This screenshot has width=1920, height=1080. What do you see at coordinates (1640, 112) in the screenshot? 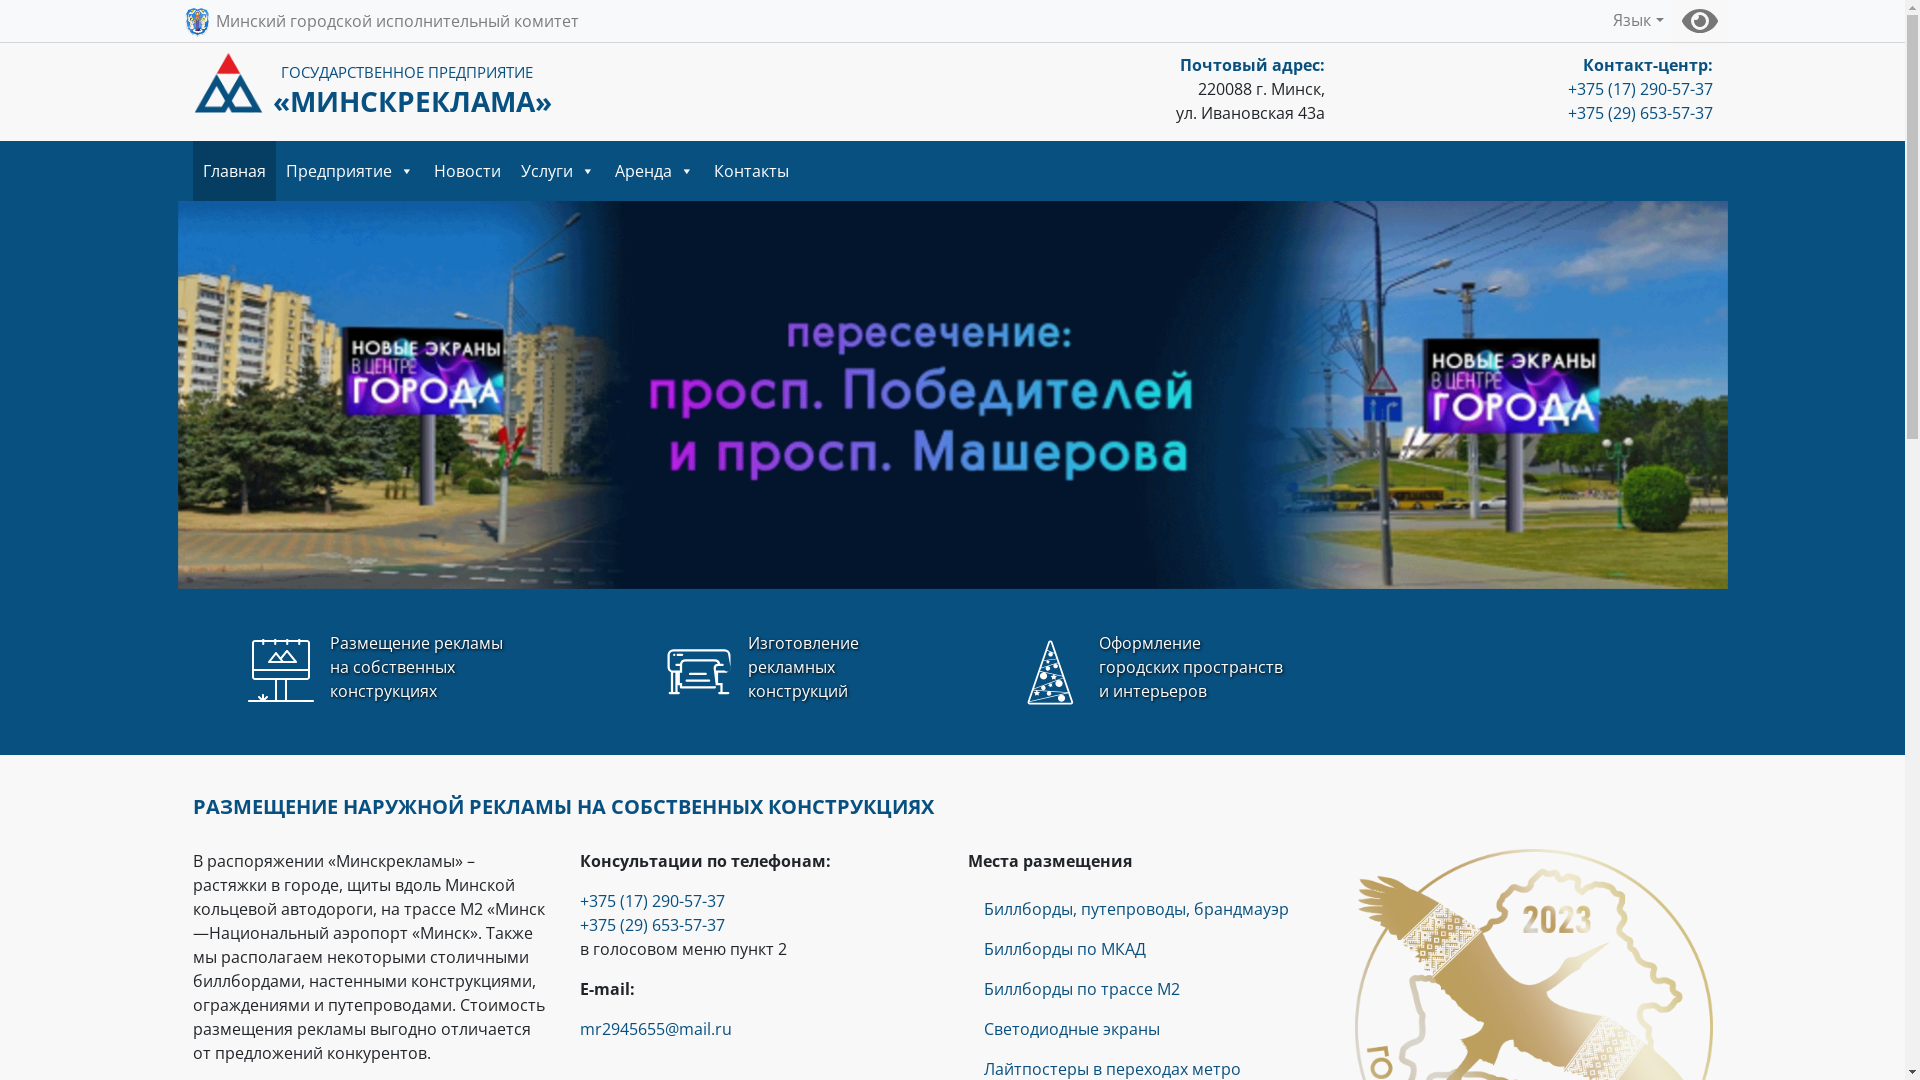
I see `'+375 (29) 653-57-37'` at bounding box center [1640, 112].